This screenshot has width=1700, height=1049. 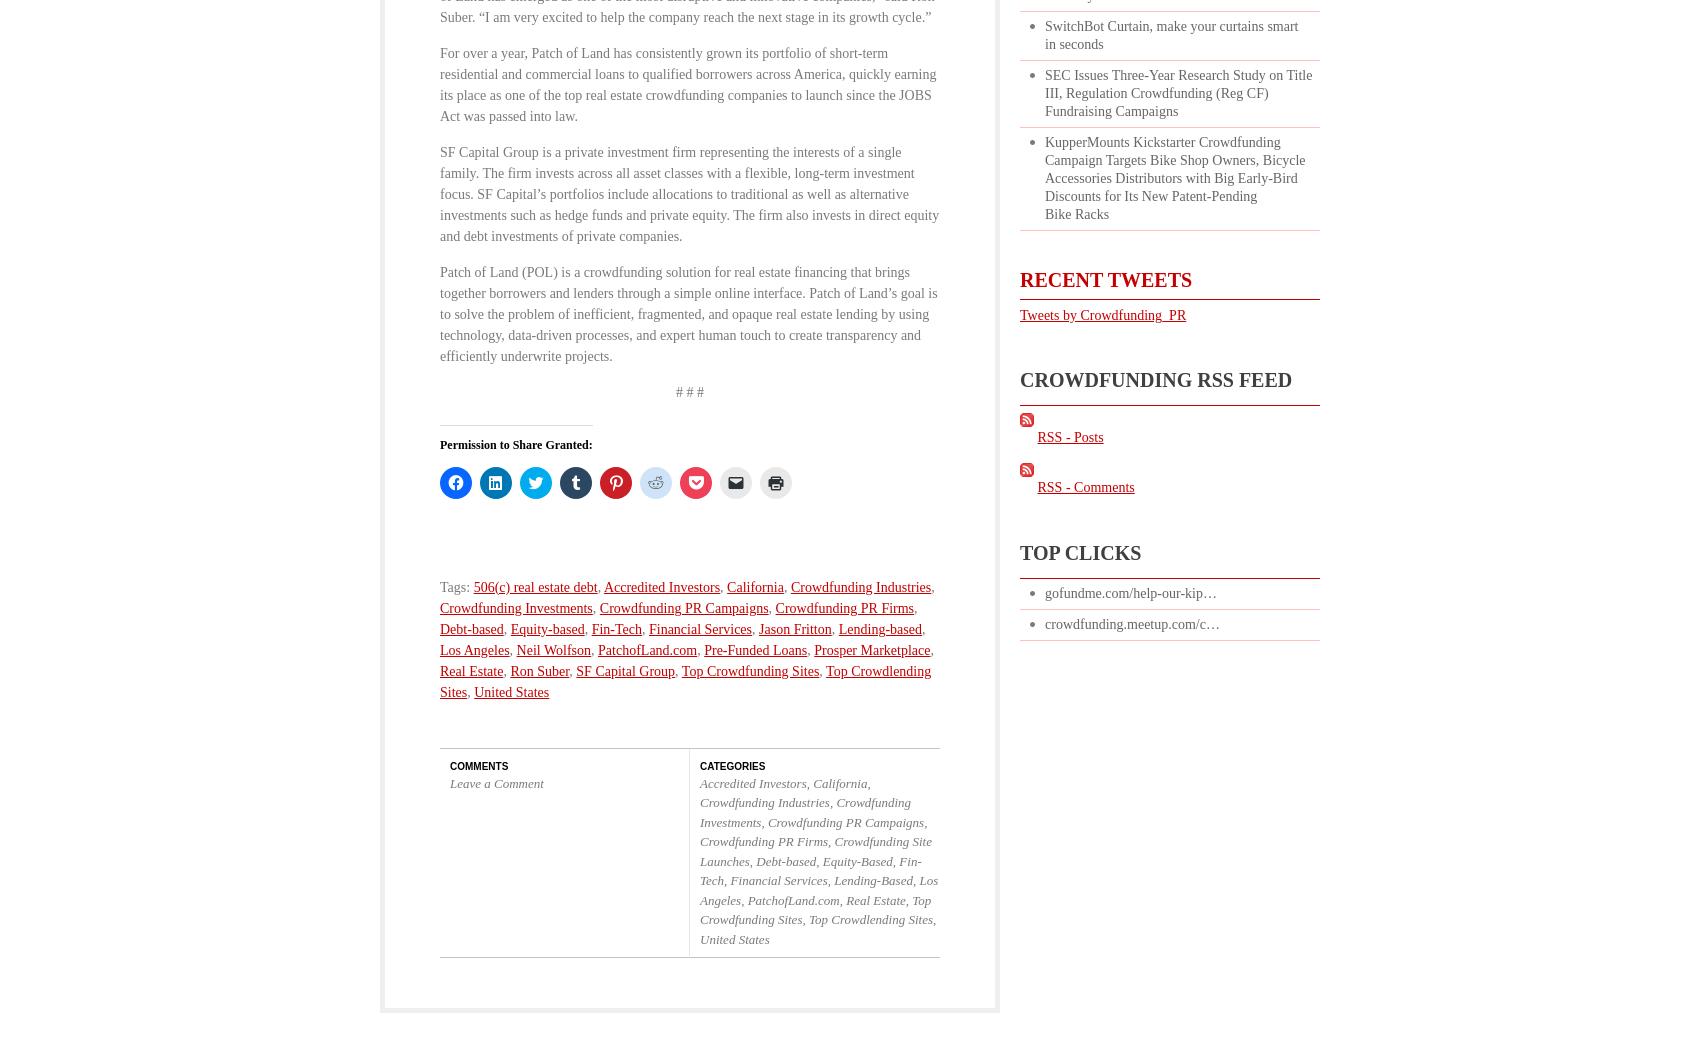 What do you see at coordinates (793, 628) in the screenshot?
I see `'Jason Fritton'` at bounding box center [793, 628].